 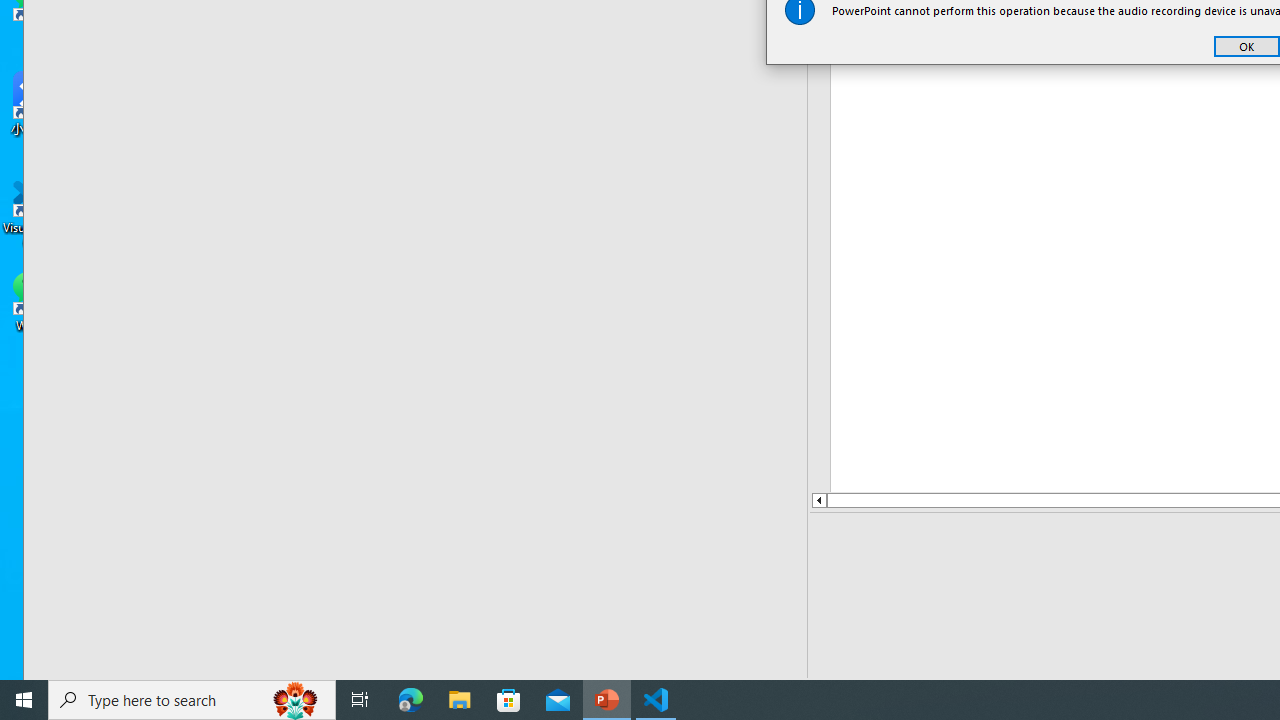 What do you see at coordinates (459, 698) in the screenshot?
I see `'File Explorer'` at bounding box center [459, 698].